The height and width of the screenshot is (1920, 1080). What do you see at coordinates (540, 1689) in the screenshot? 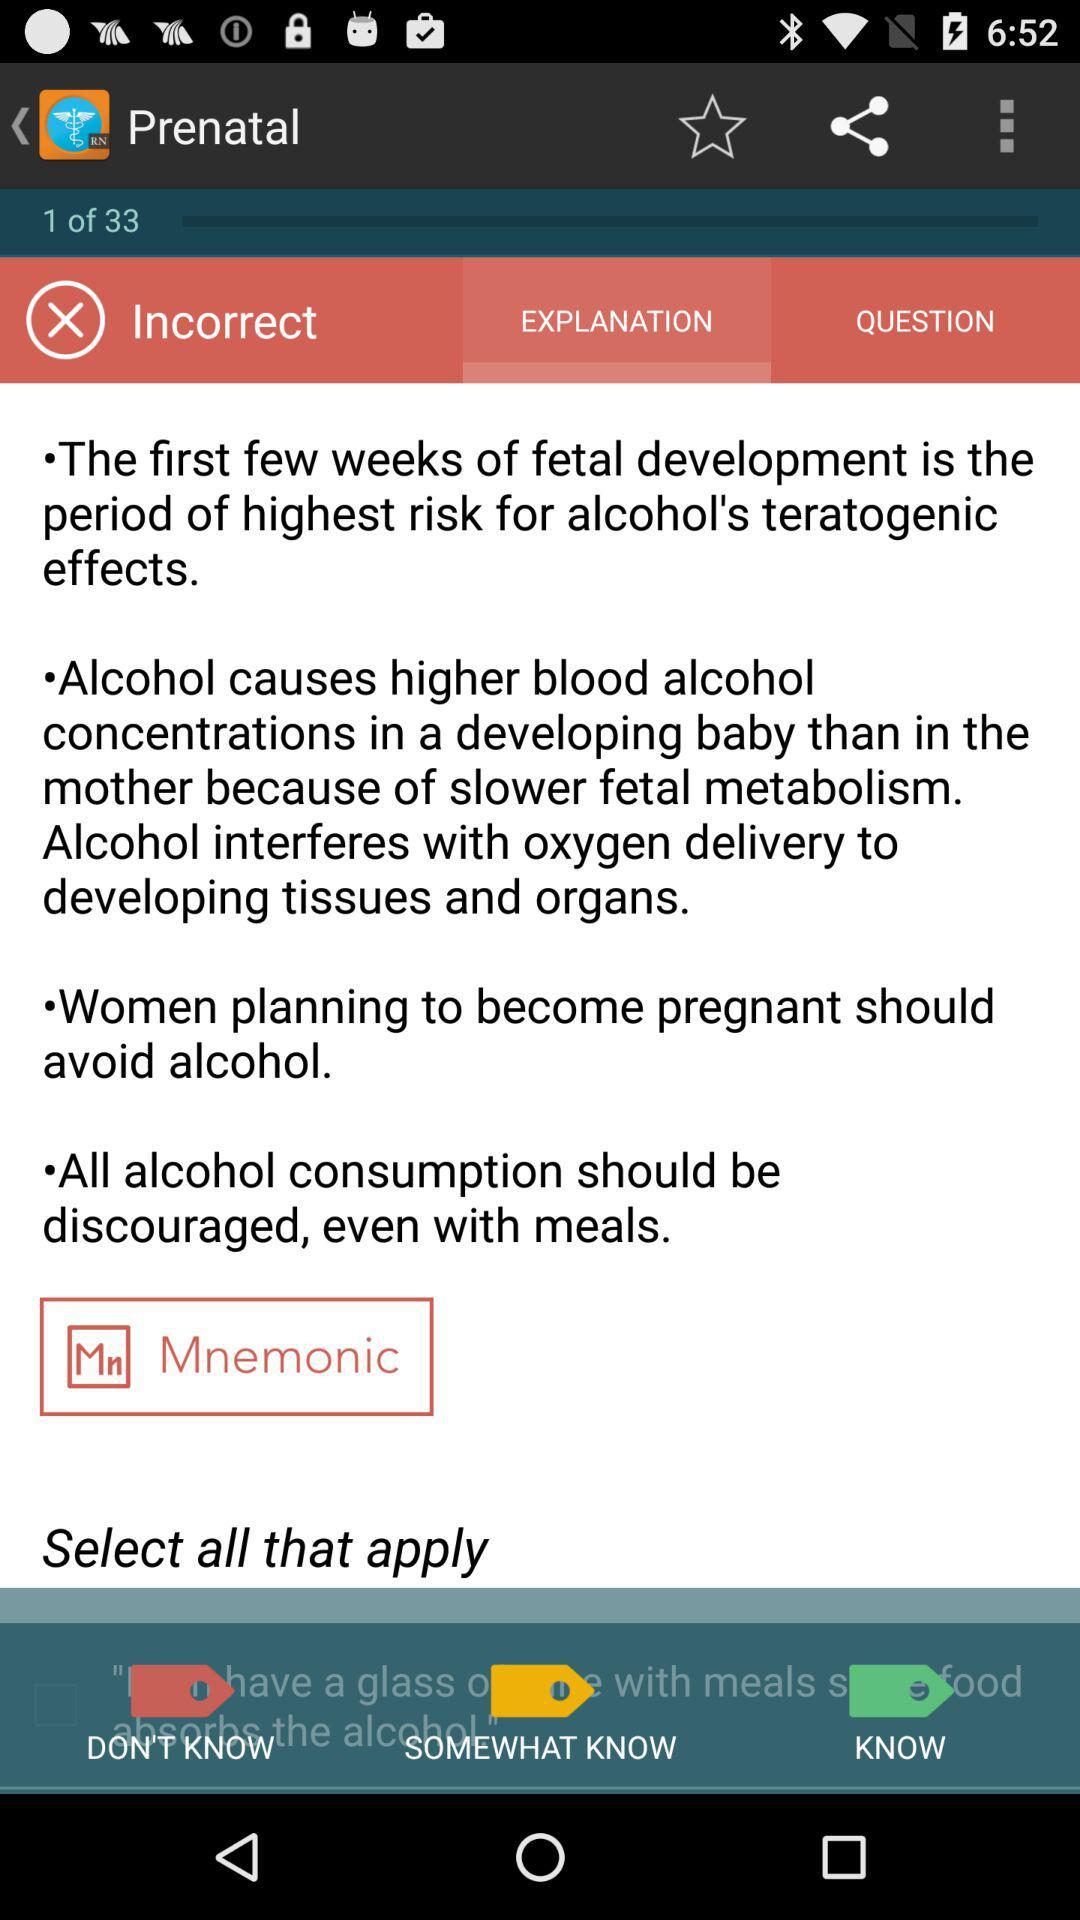
I see `somewhat know` at bounding box center [540, 1689].